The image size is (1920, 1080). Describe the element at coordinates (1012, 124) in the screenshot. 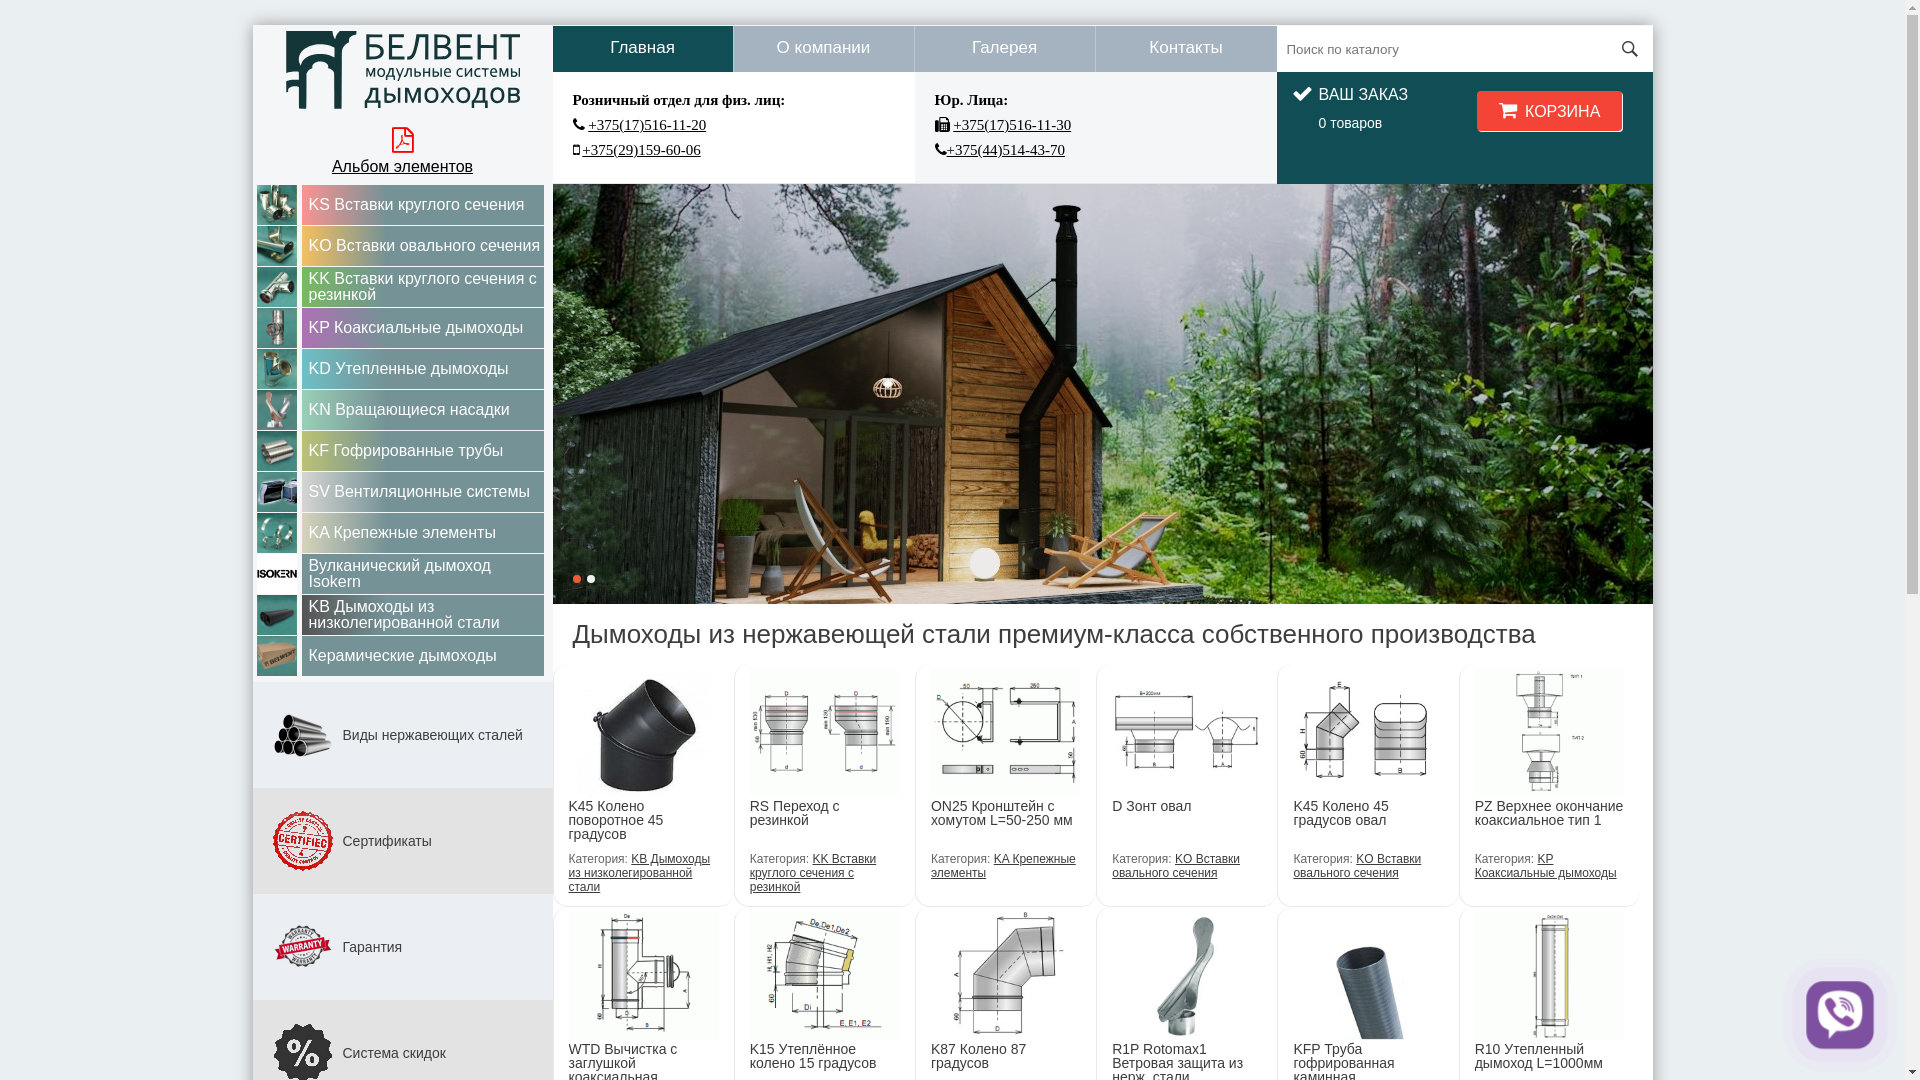

I see `'+375(17)516-11-30'` at that location.